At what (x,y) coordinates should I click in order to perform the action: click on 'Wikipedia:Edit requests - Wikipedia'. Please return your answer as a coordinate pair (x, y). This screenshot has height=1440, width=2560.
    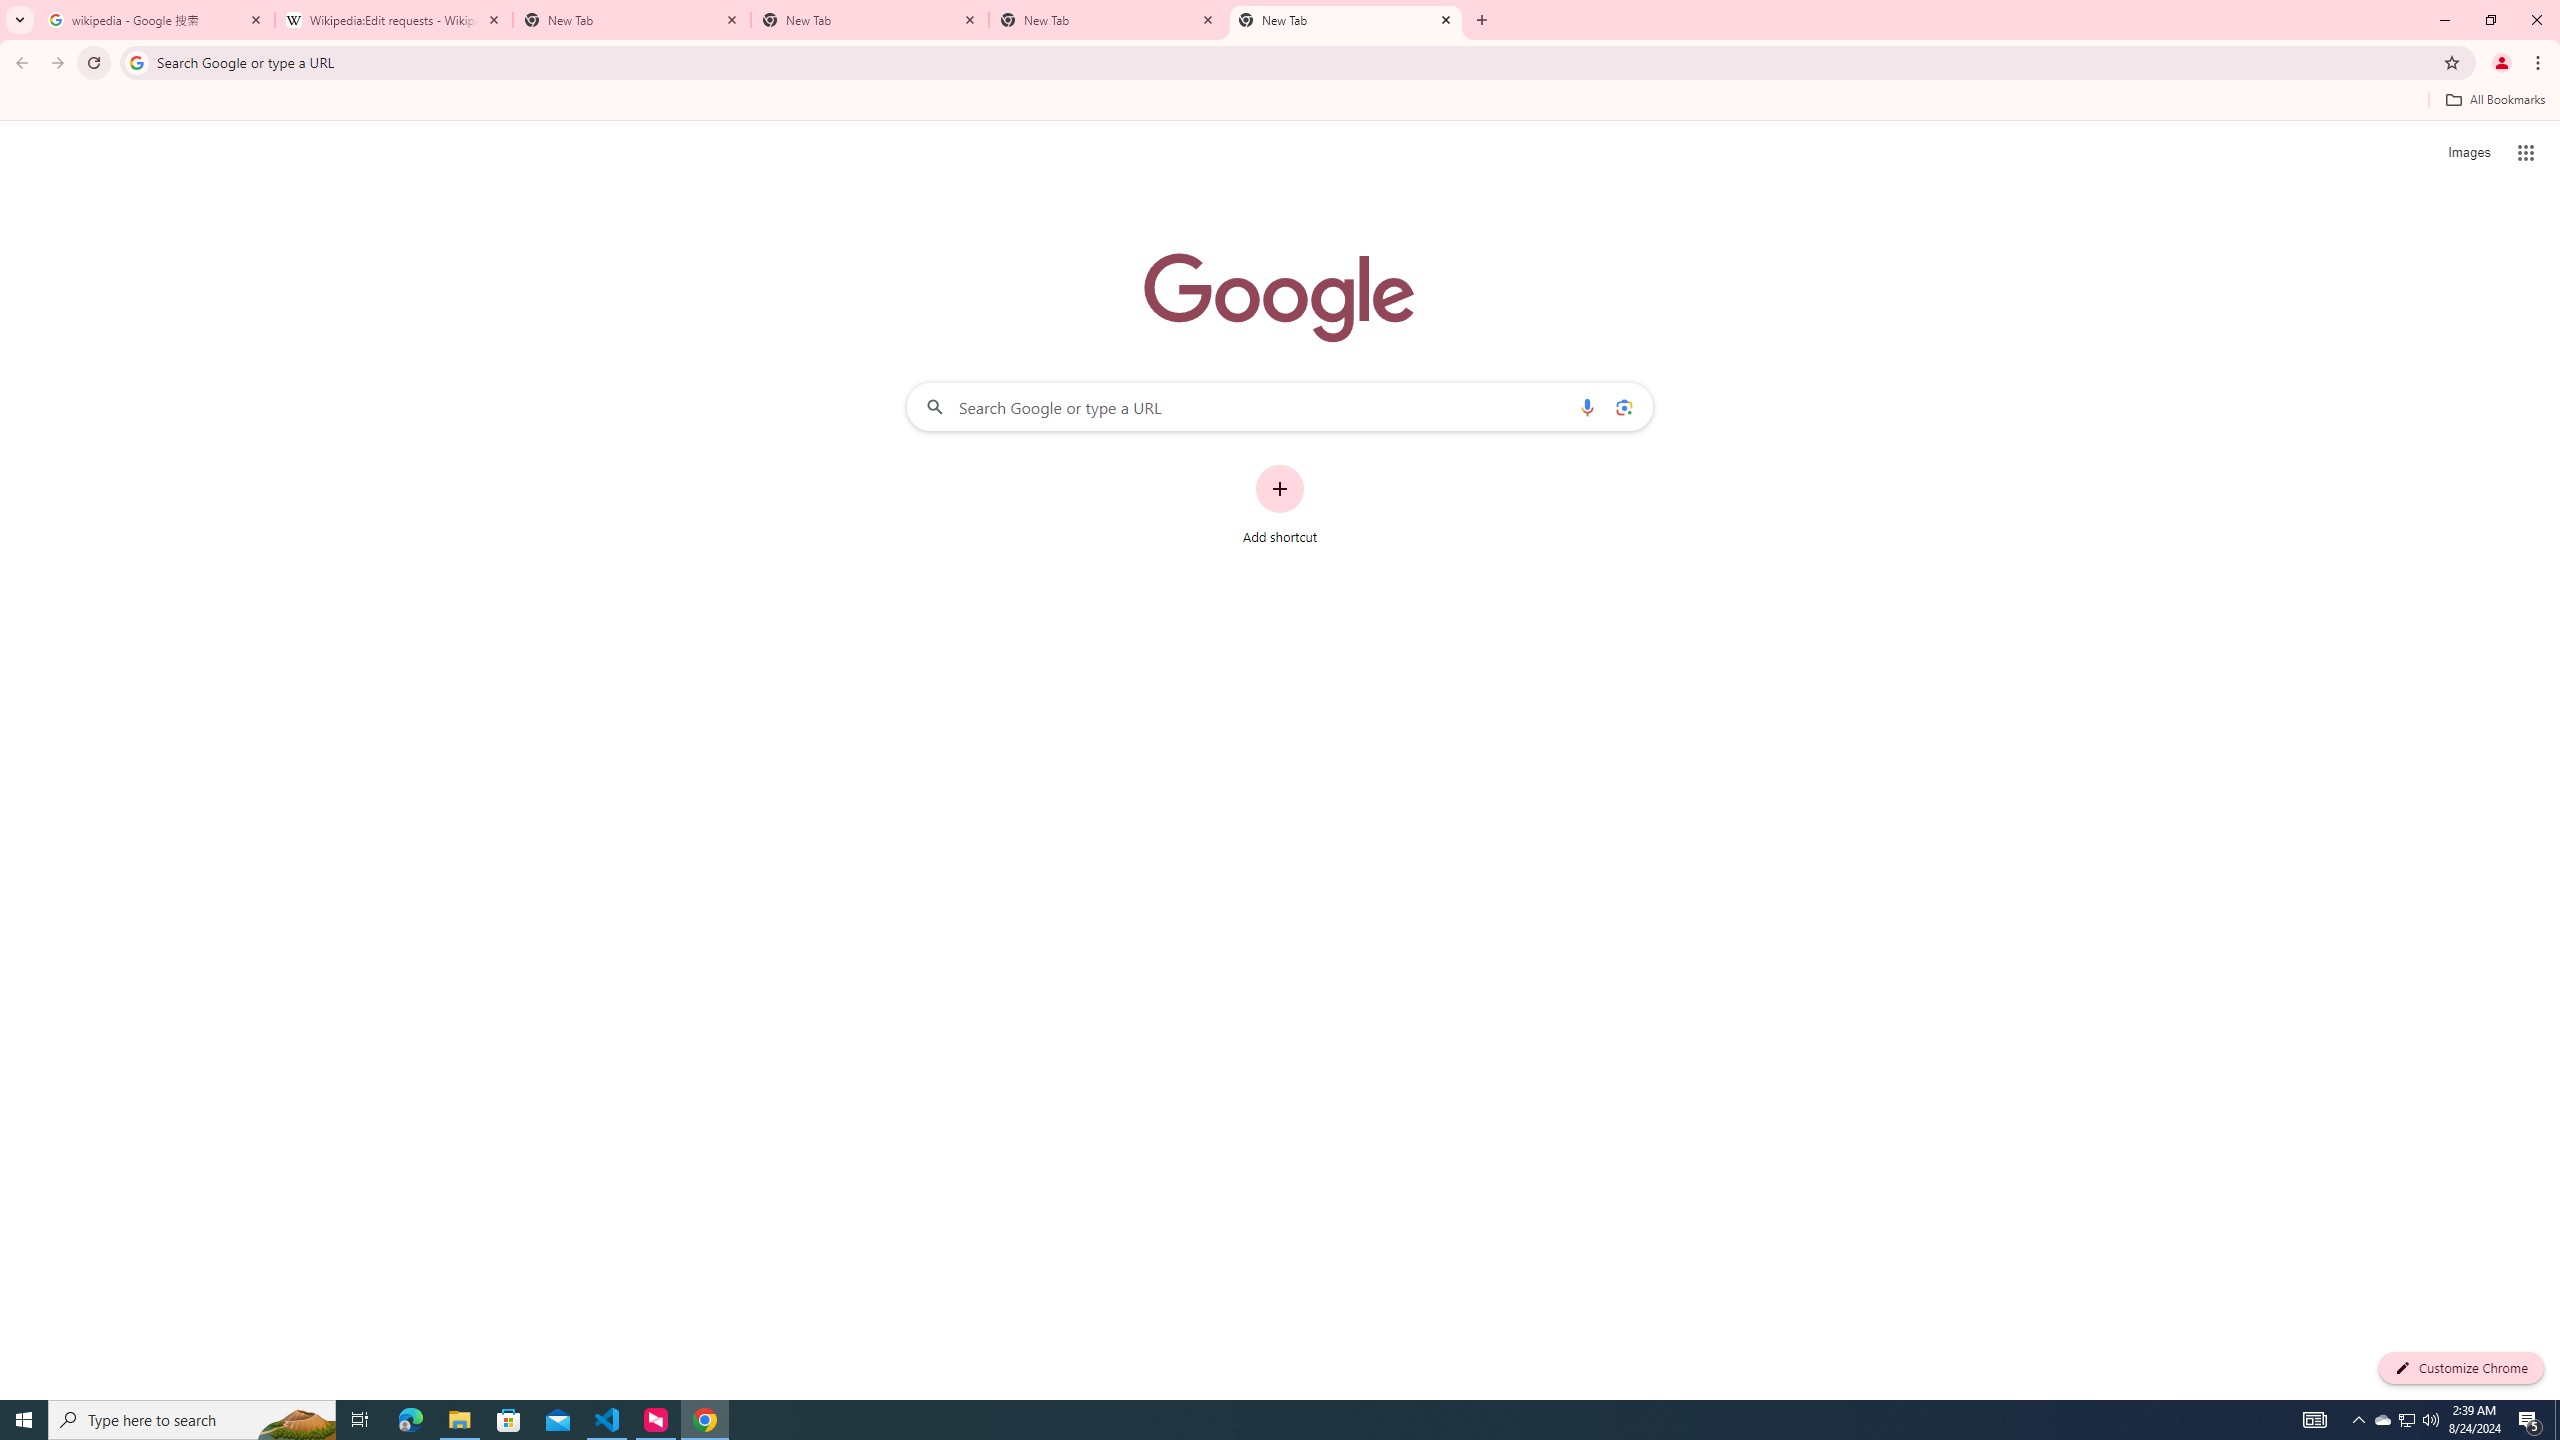
    Looking at the image, I should click on (394, 19).